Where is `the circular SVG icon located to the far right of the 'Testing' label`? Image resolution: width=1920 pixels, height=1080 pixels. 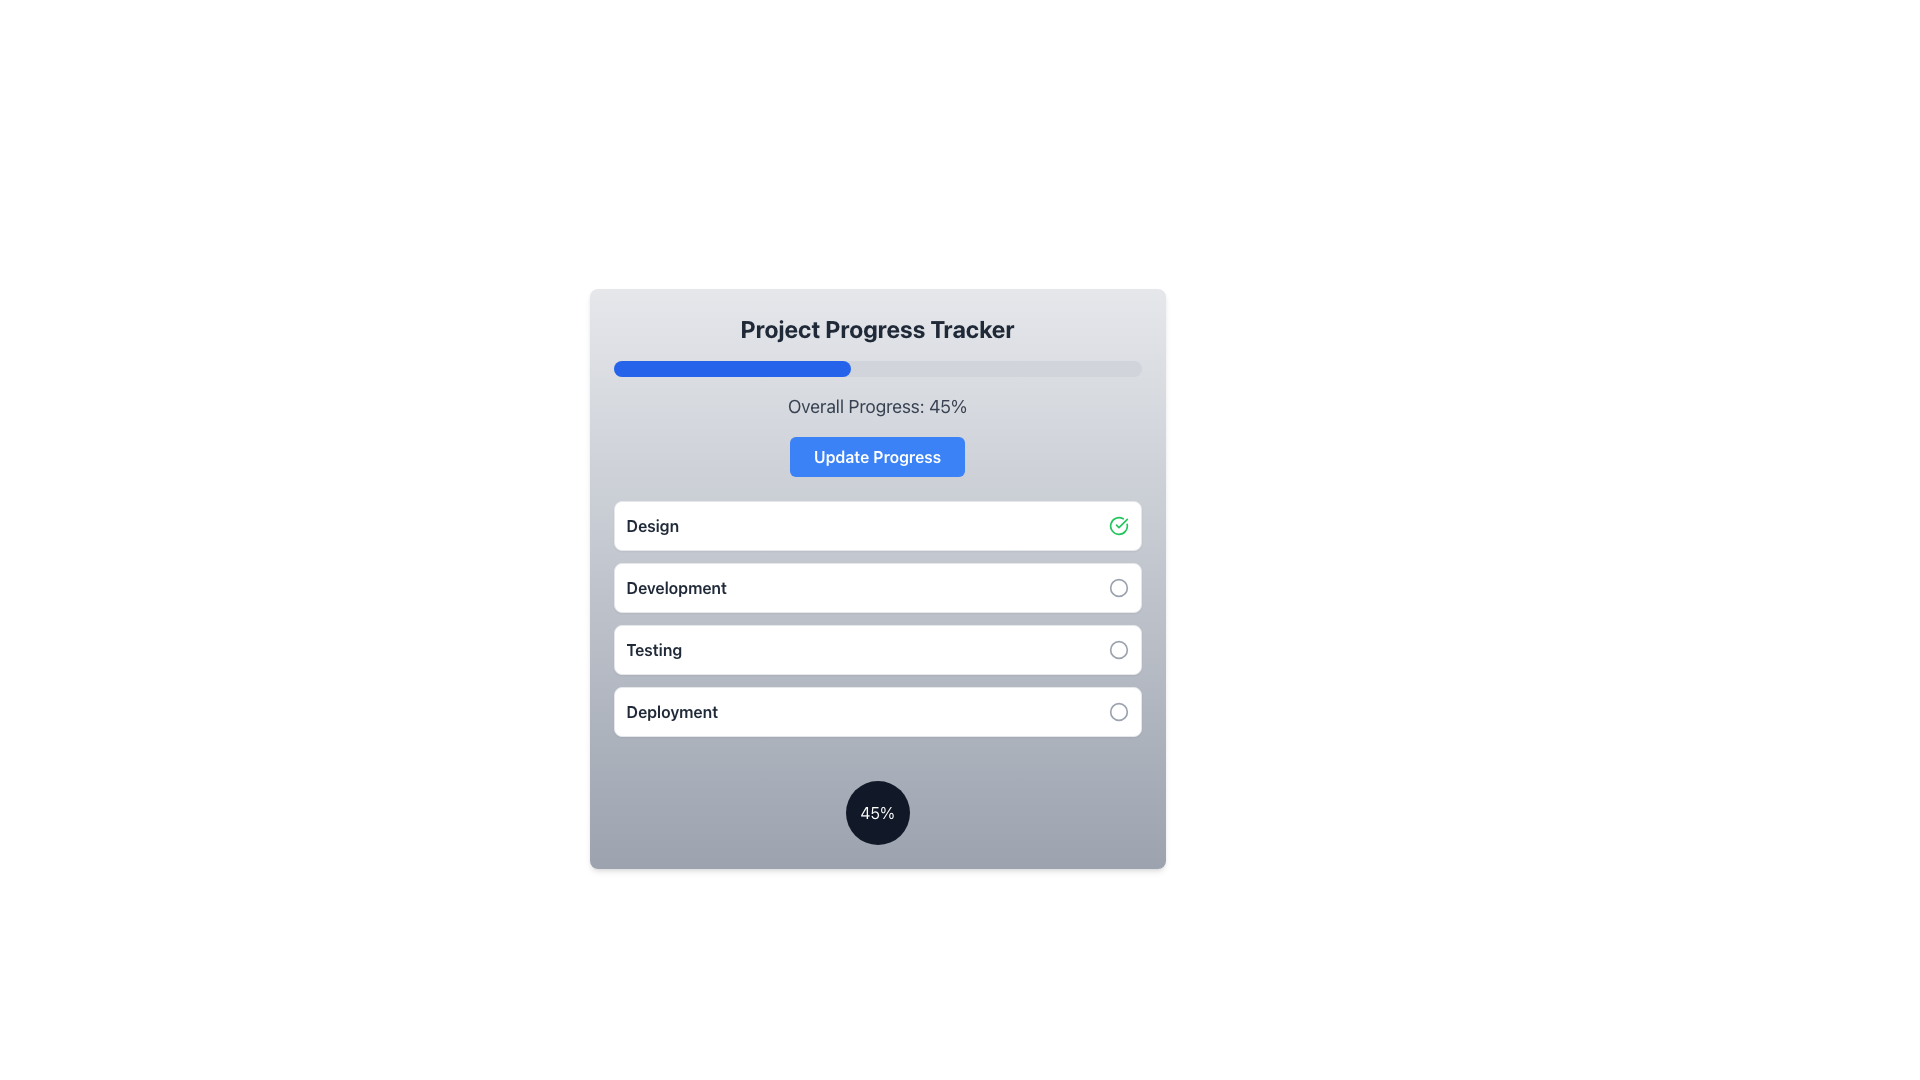
the circular SVG icon located to the far right of the 'Testing' label is located at coordinates (1117, 650).